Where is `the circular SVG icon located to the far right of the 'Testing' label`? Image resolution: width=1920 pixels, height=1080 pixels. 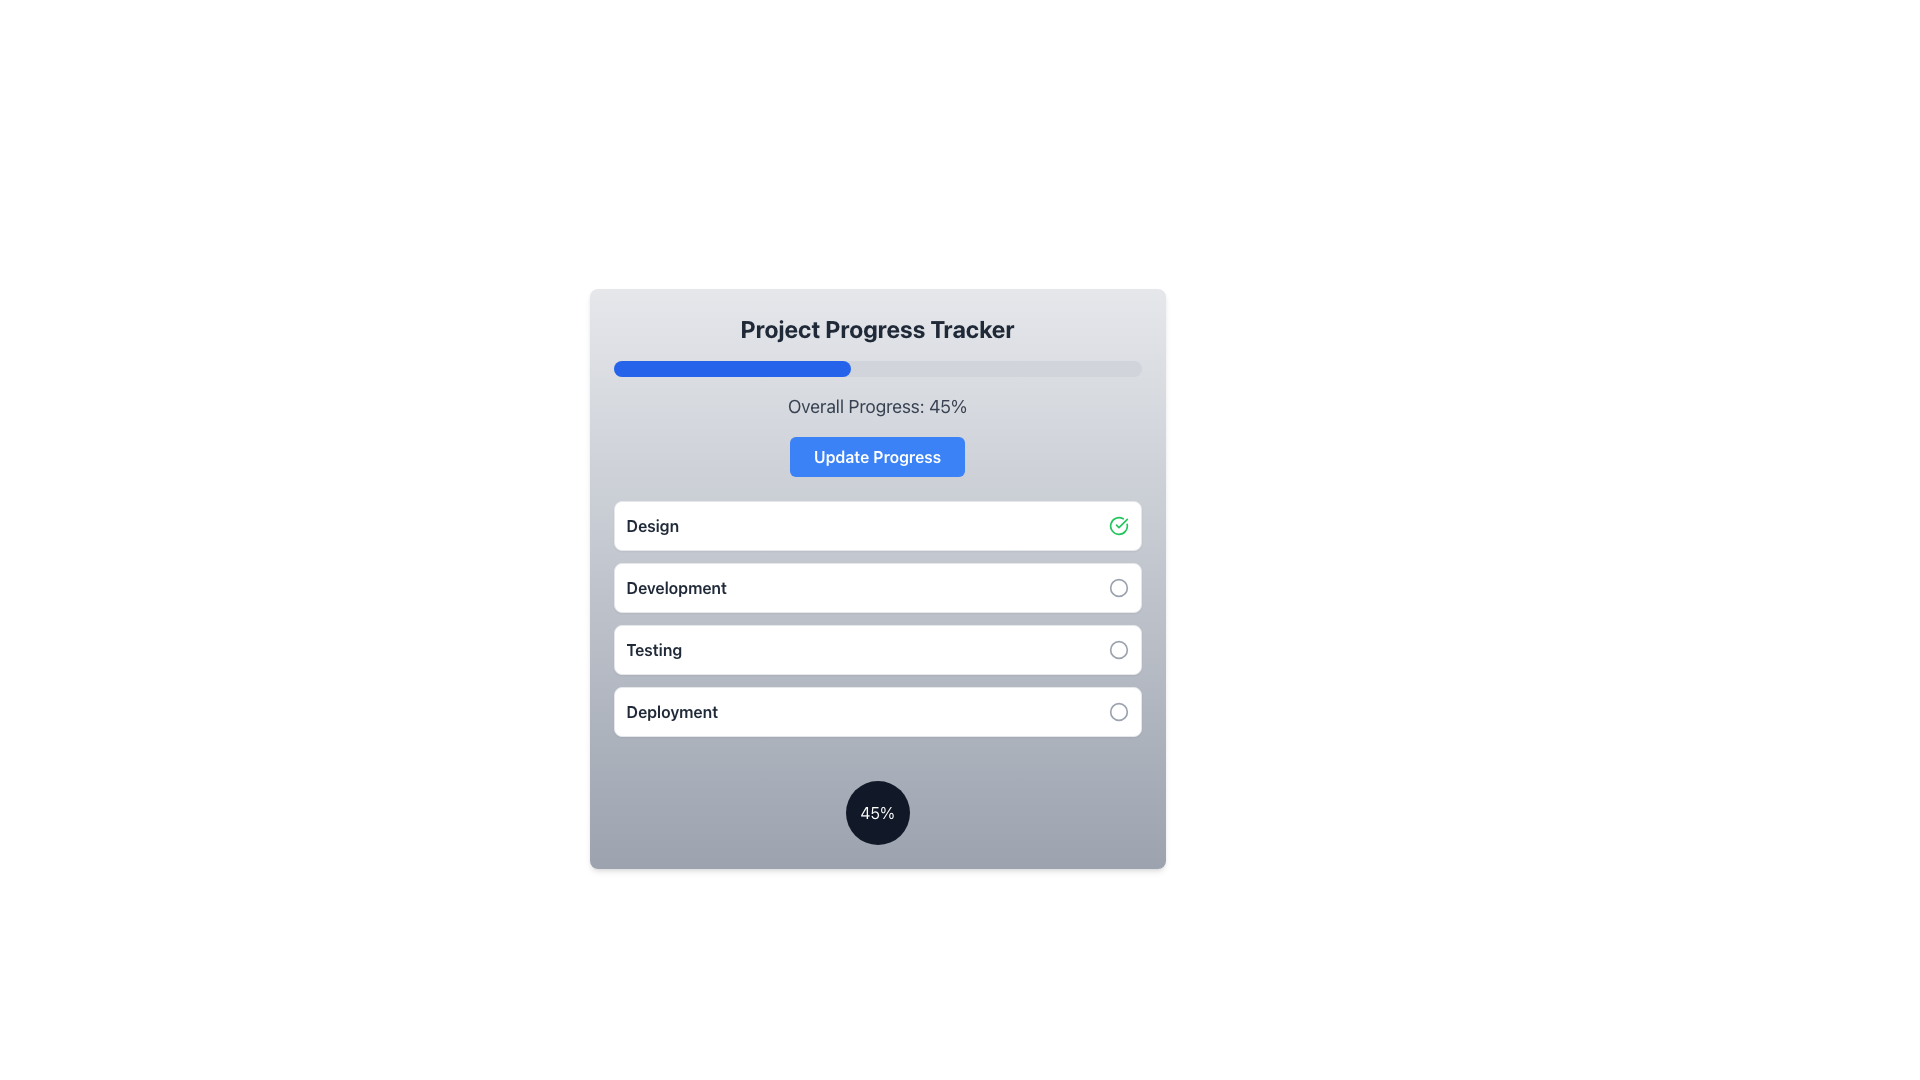
the circular SVG icon located to the far right of the 'Testing' label is located at coordinates (1117, 650).